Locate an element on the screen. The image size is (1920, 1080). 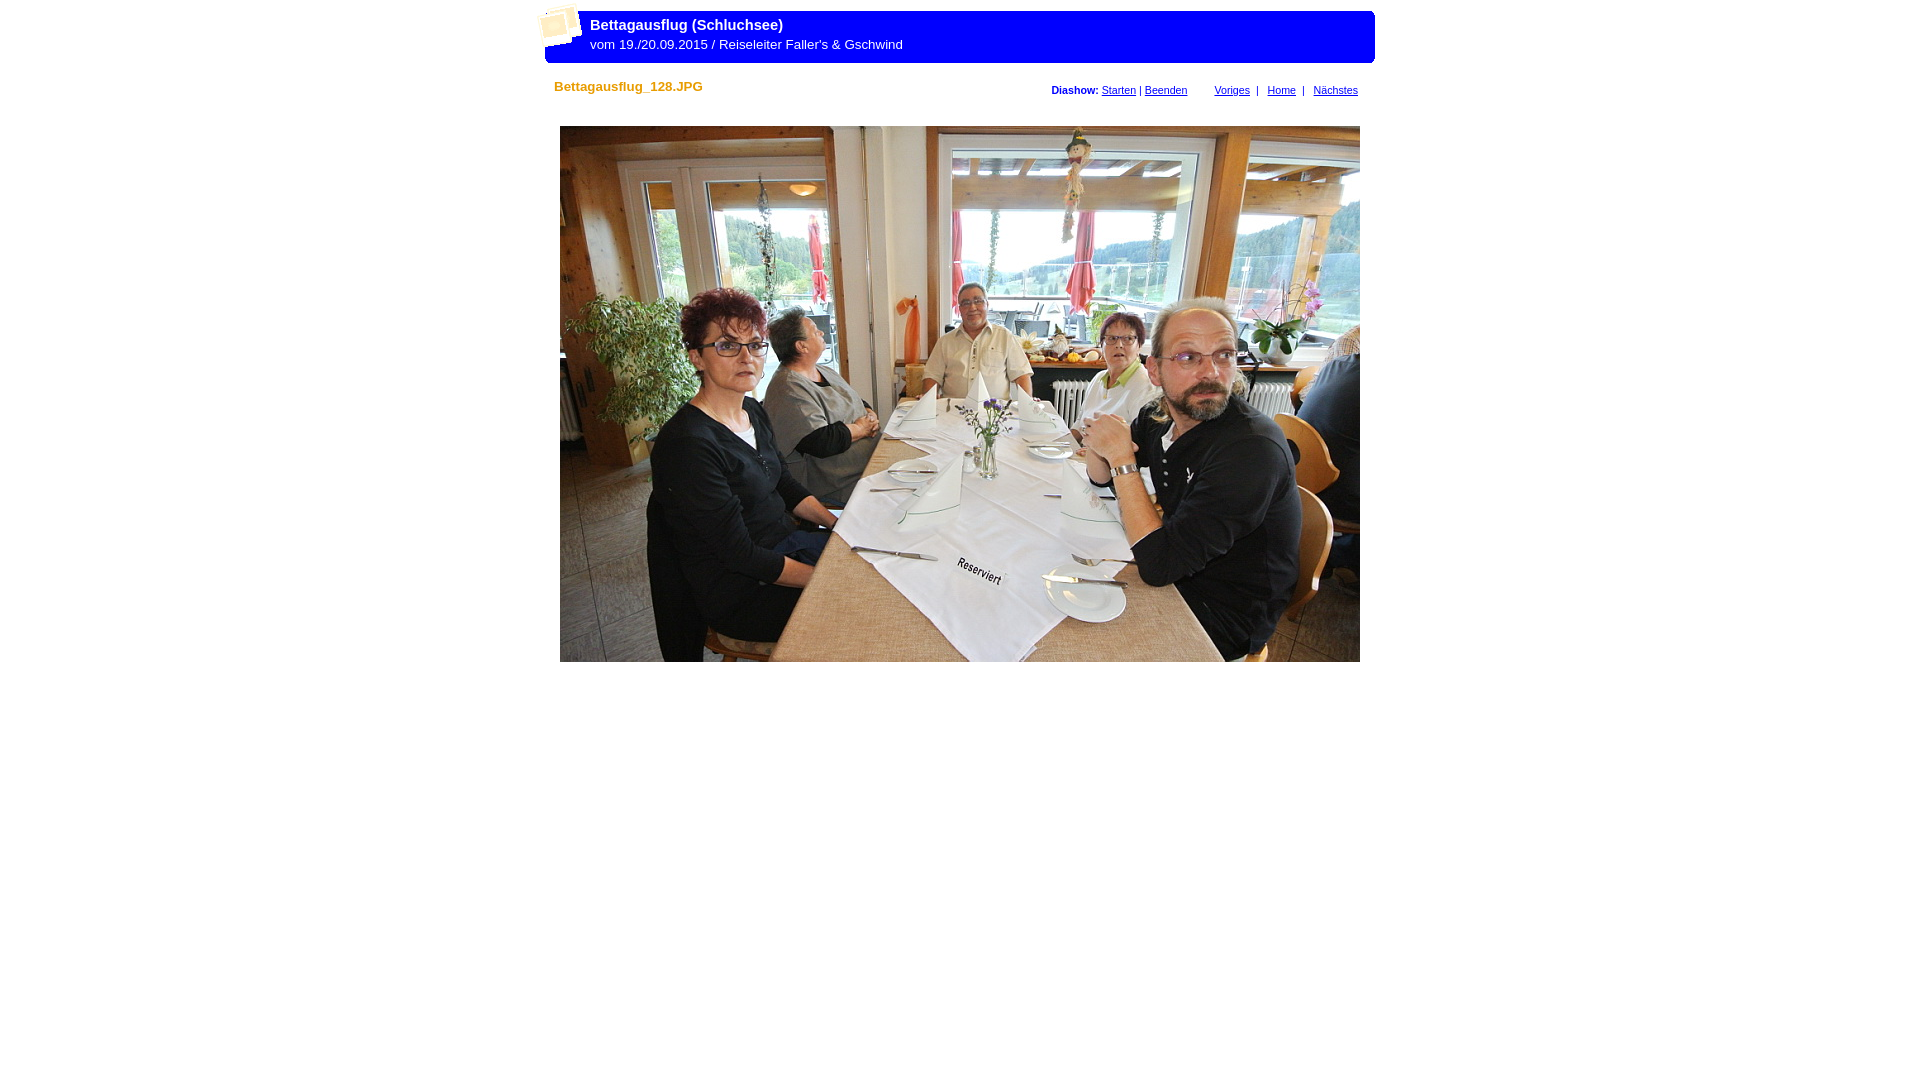
'Starten' is located at coordinates (1117, 88).